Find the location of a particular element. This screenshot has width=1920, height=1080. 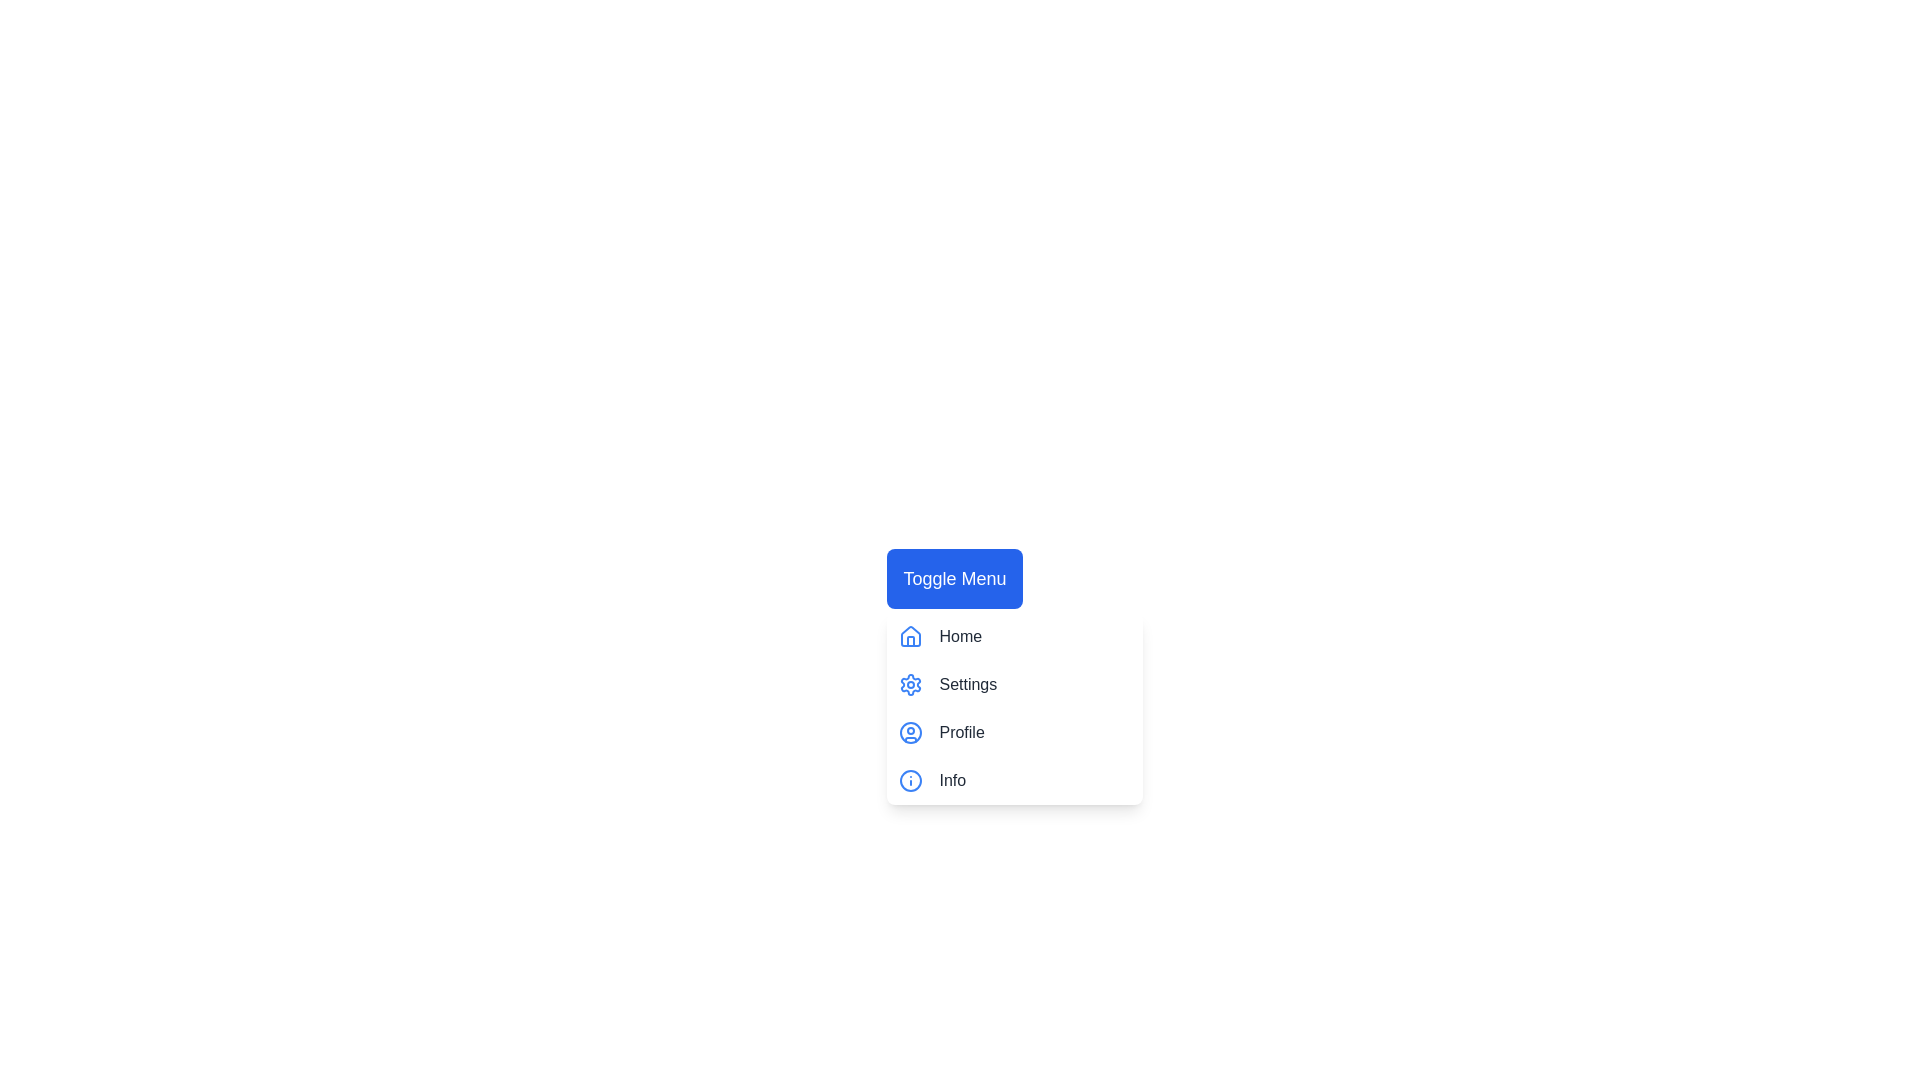

the menu item Profile by clicking on it is located at coordinates (1014, 732).